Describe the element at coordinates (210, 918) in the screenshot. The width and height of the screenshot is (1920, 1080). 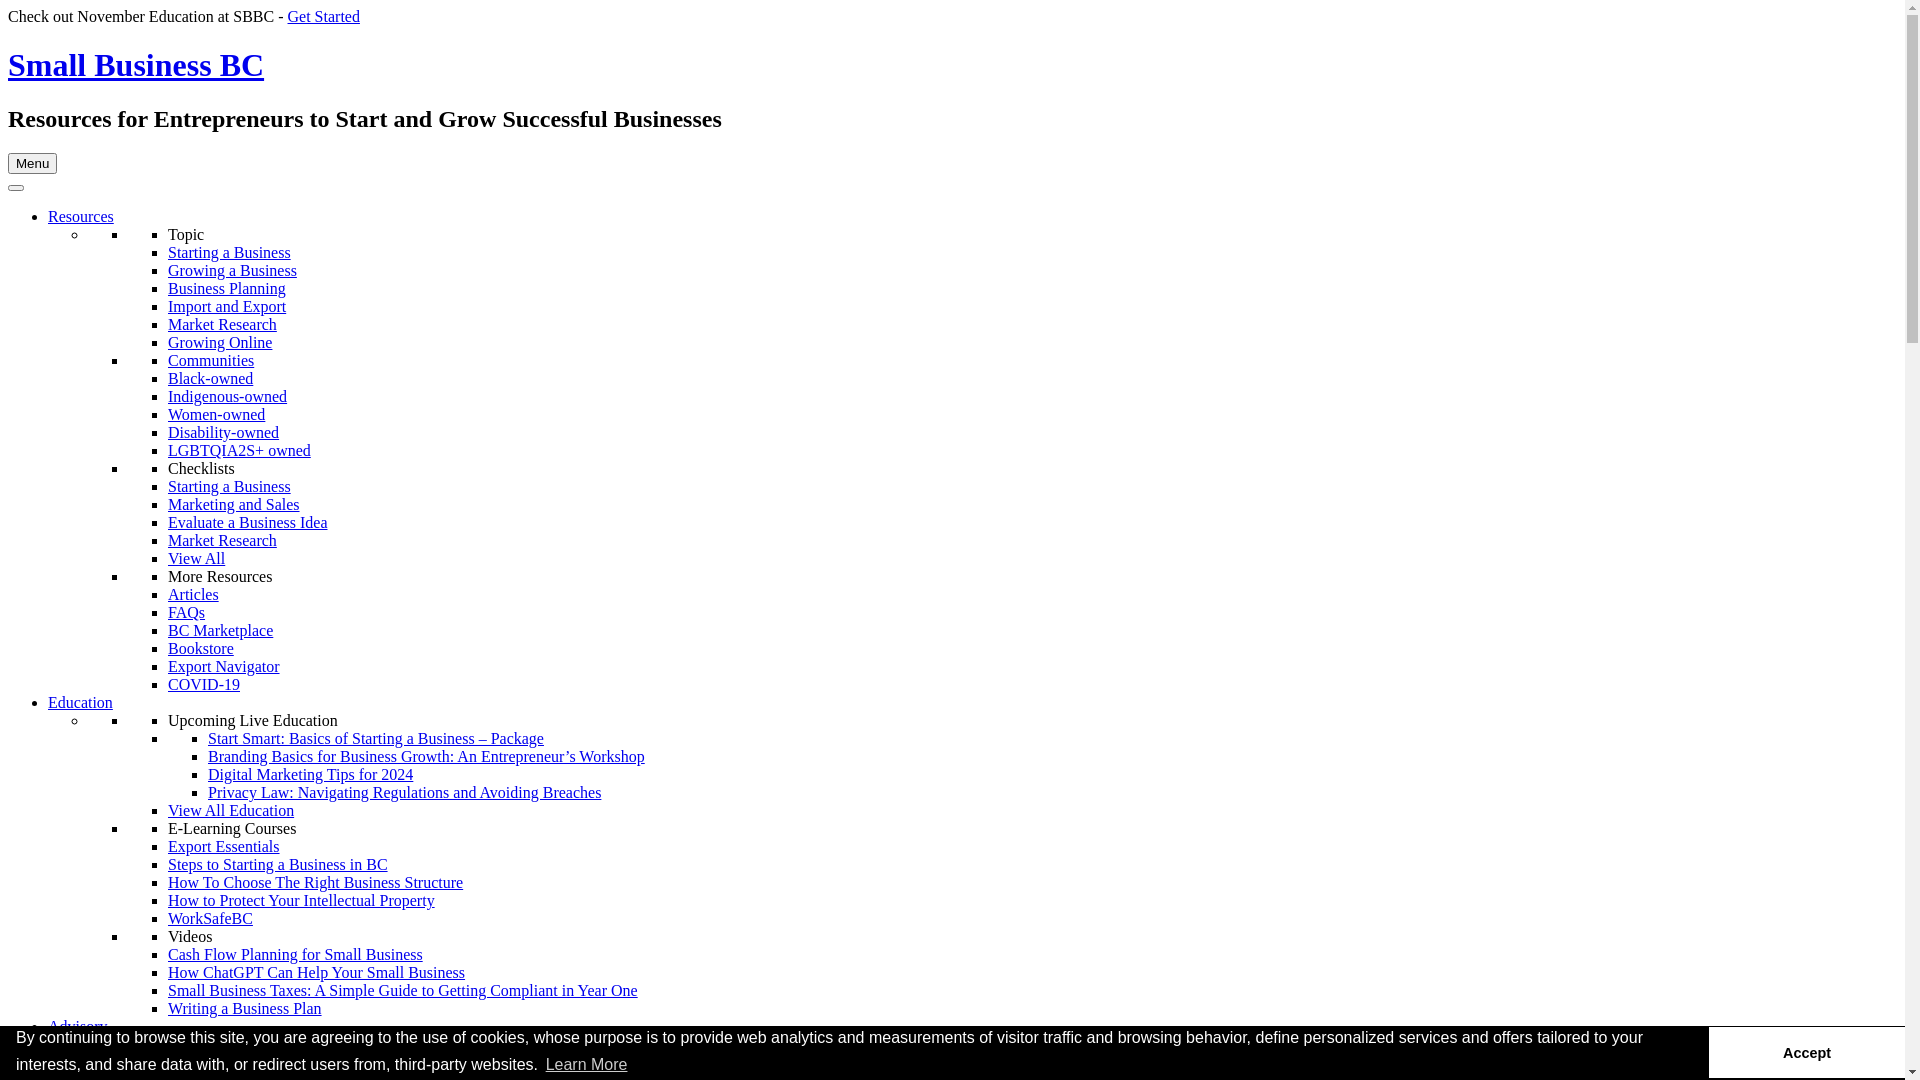
I see `'WorkSafeBC'` at that location.